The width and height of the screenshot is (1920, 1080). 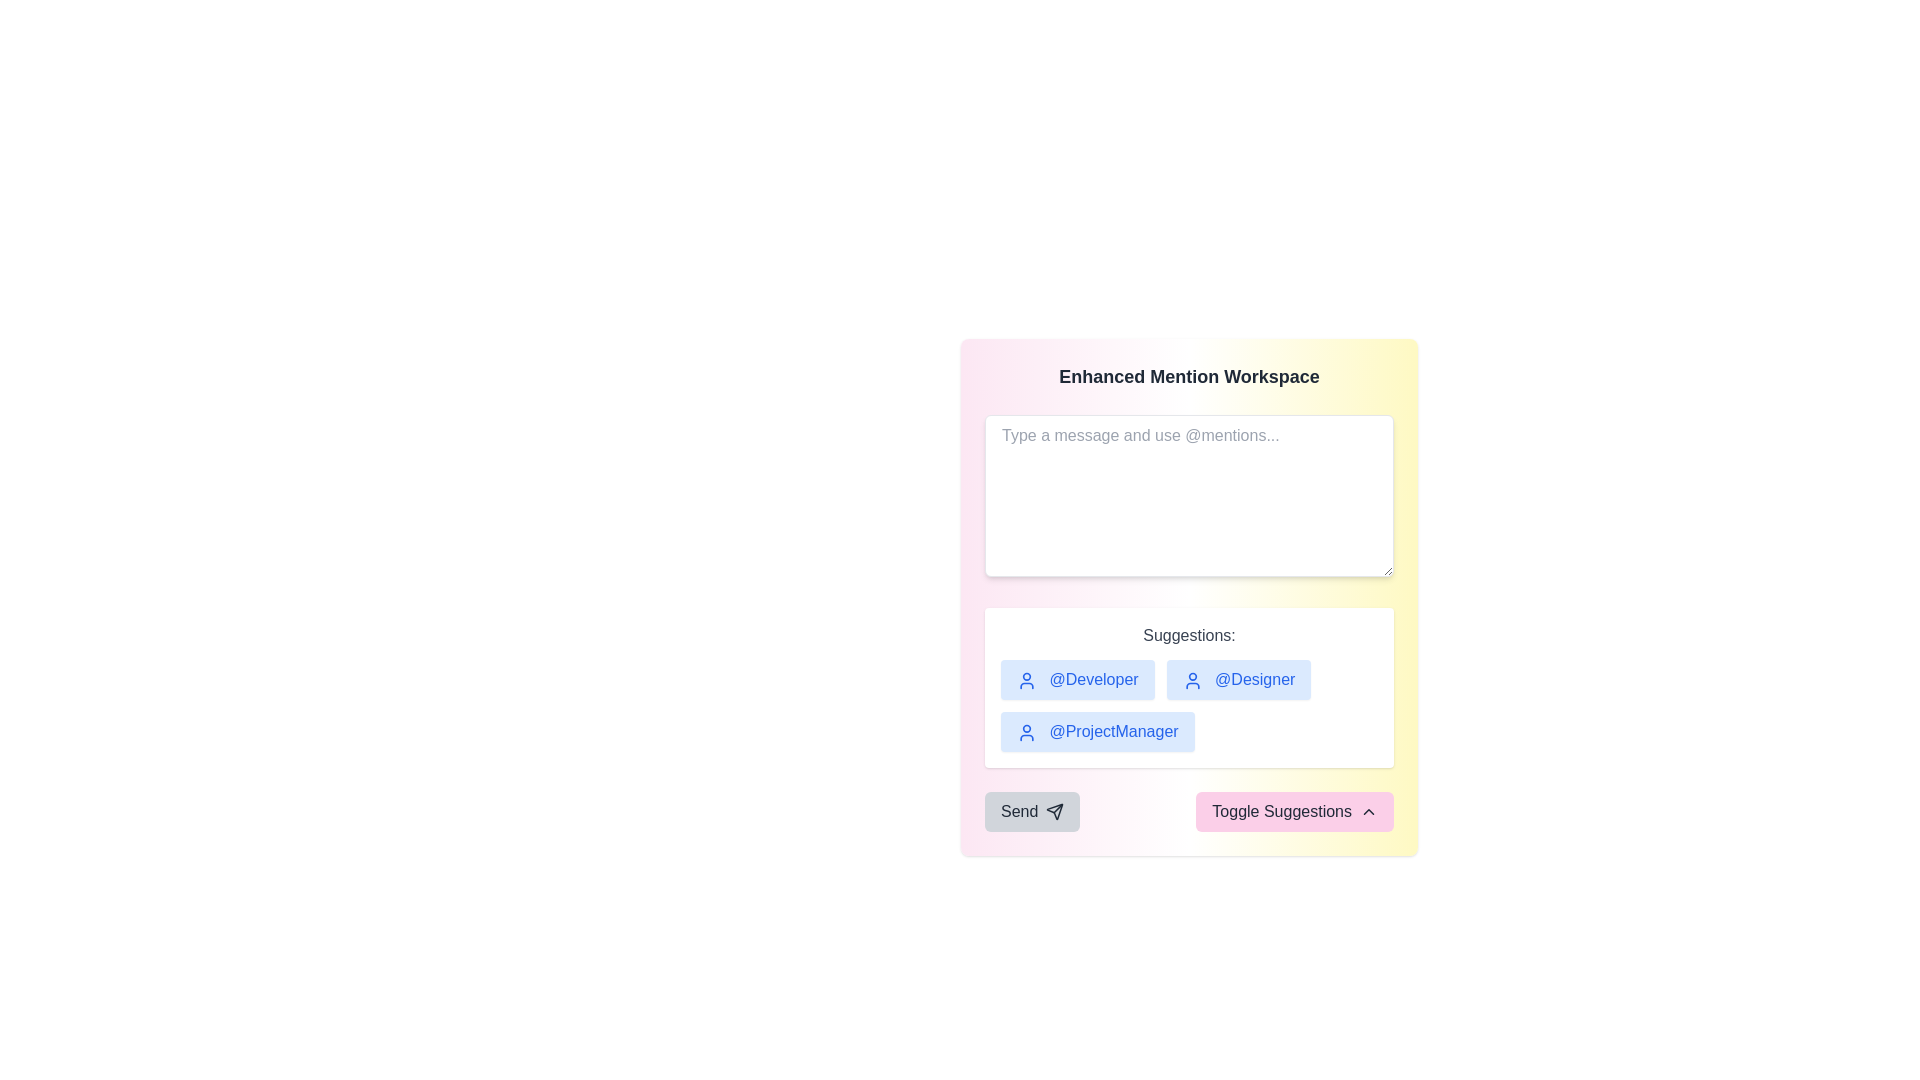 What do you see at coordinates (1237, 678) in the screenshot?
I see `the '@Designer' button located in the 'Suggestions' area below the text input box, positioned to the right of the '@Developer' button and above the '@ProjectManager' button` at bounding box center [1237, 678].